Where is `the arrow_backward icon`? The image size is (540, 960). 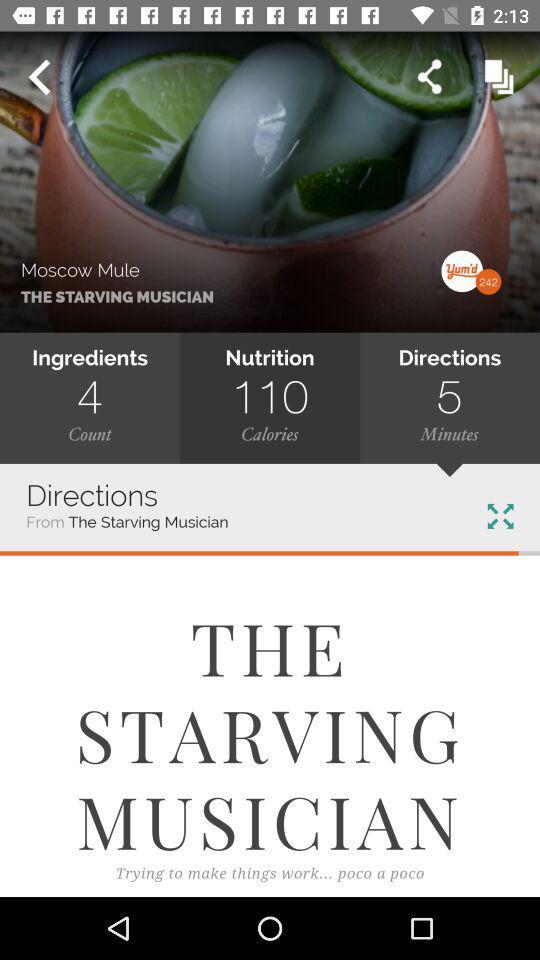
the arrow_backward icon is located at coordinates (38, 77).